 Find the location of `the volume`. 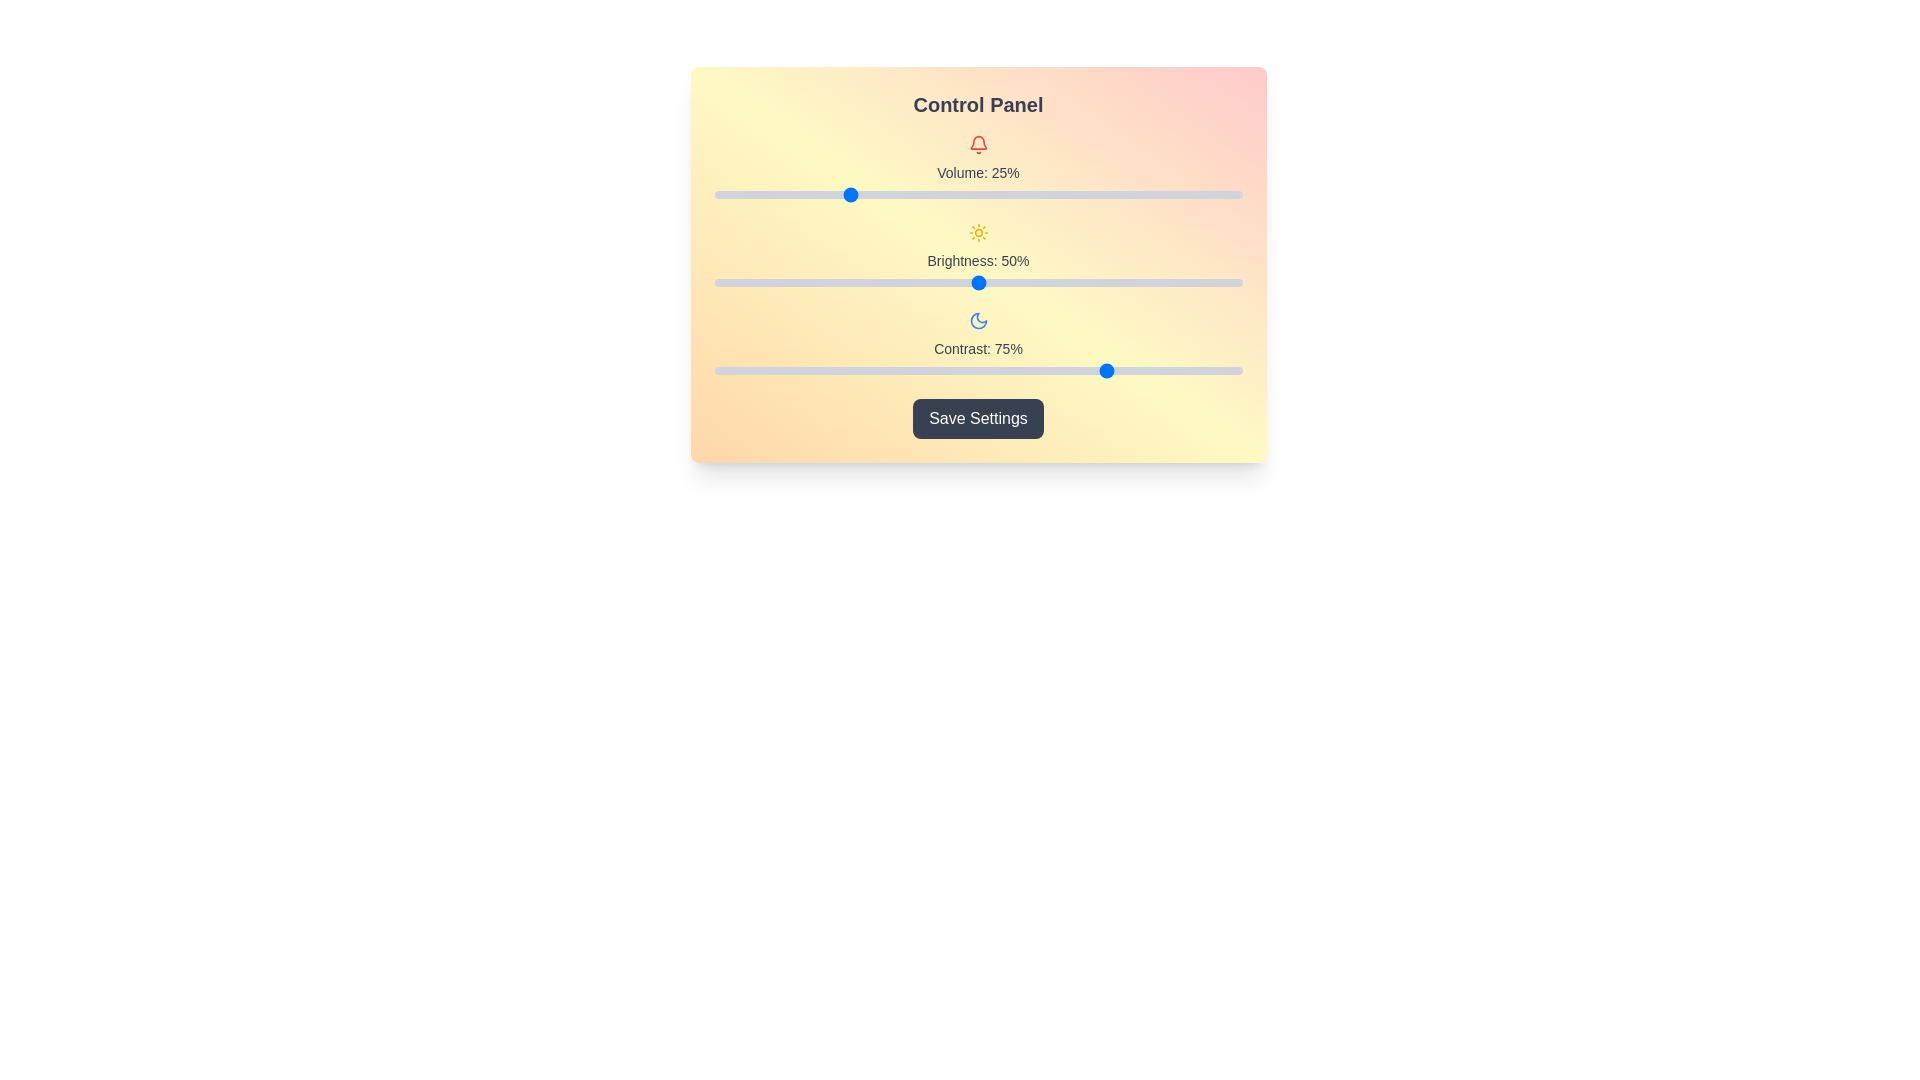

the volume is located at coordinates (862, 195).